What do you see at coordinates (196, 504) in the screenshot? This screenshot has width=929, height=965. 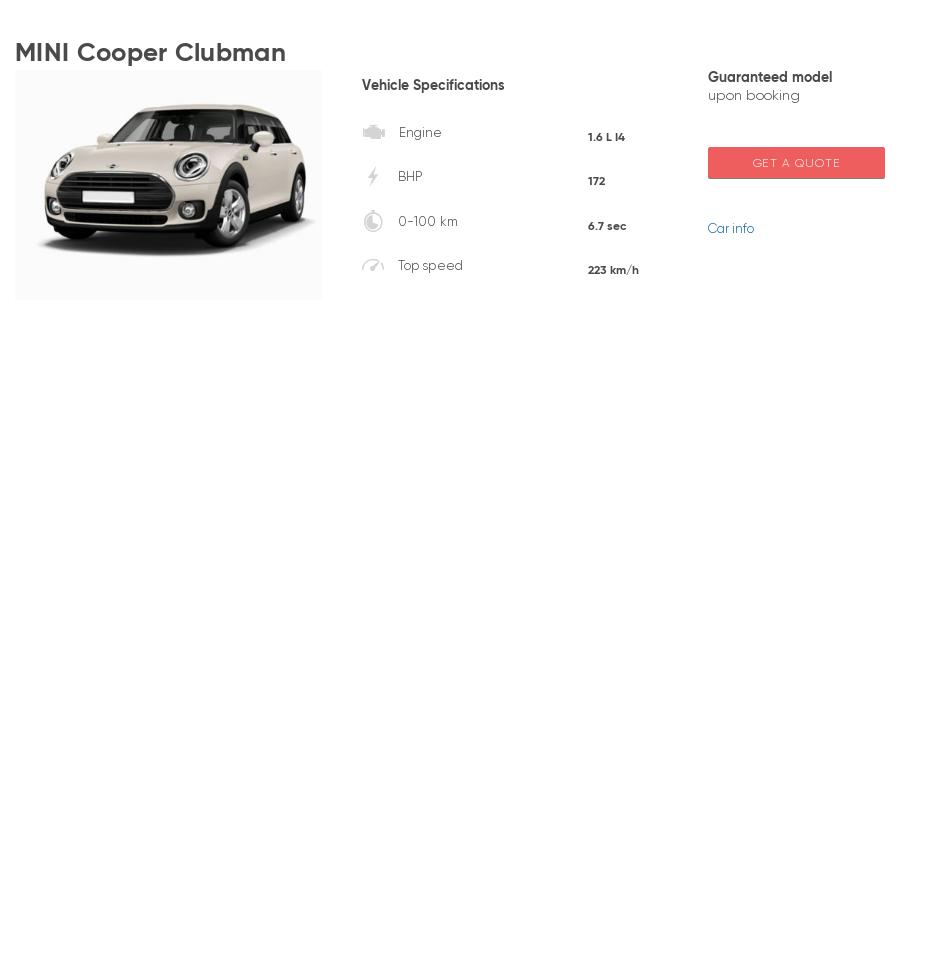 I see `'France'` at bounding box center [196, 504].